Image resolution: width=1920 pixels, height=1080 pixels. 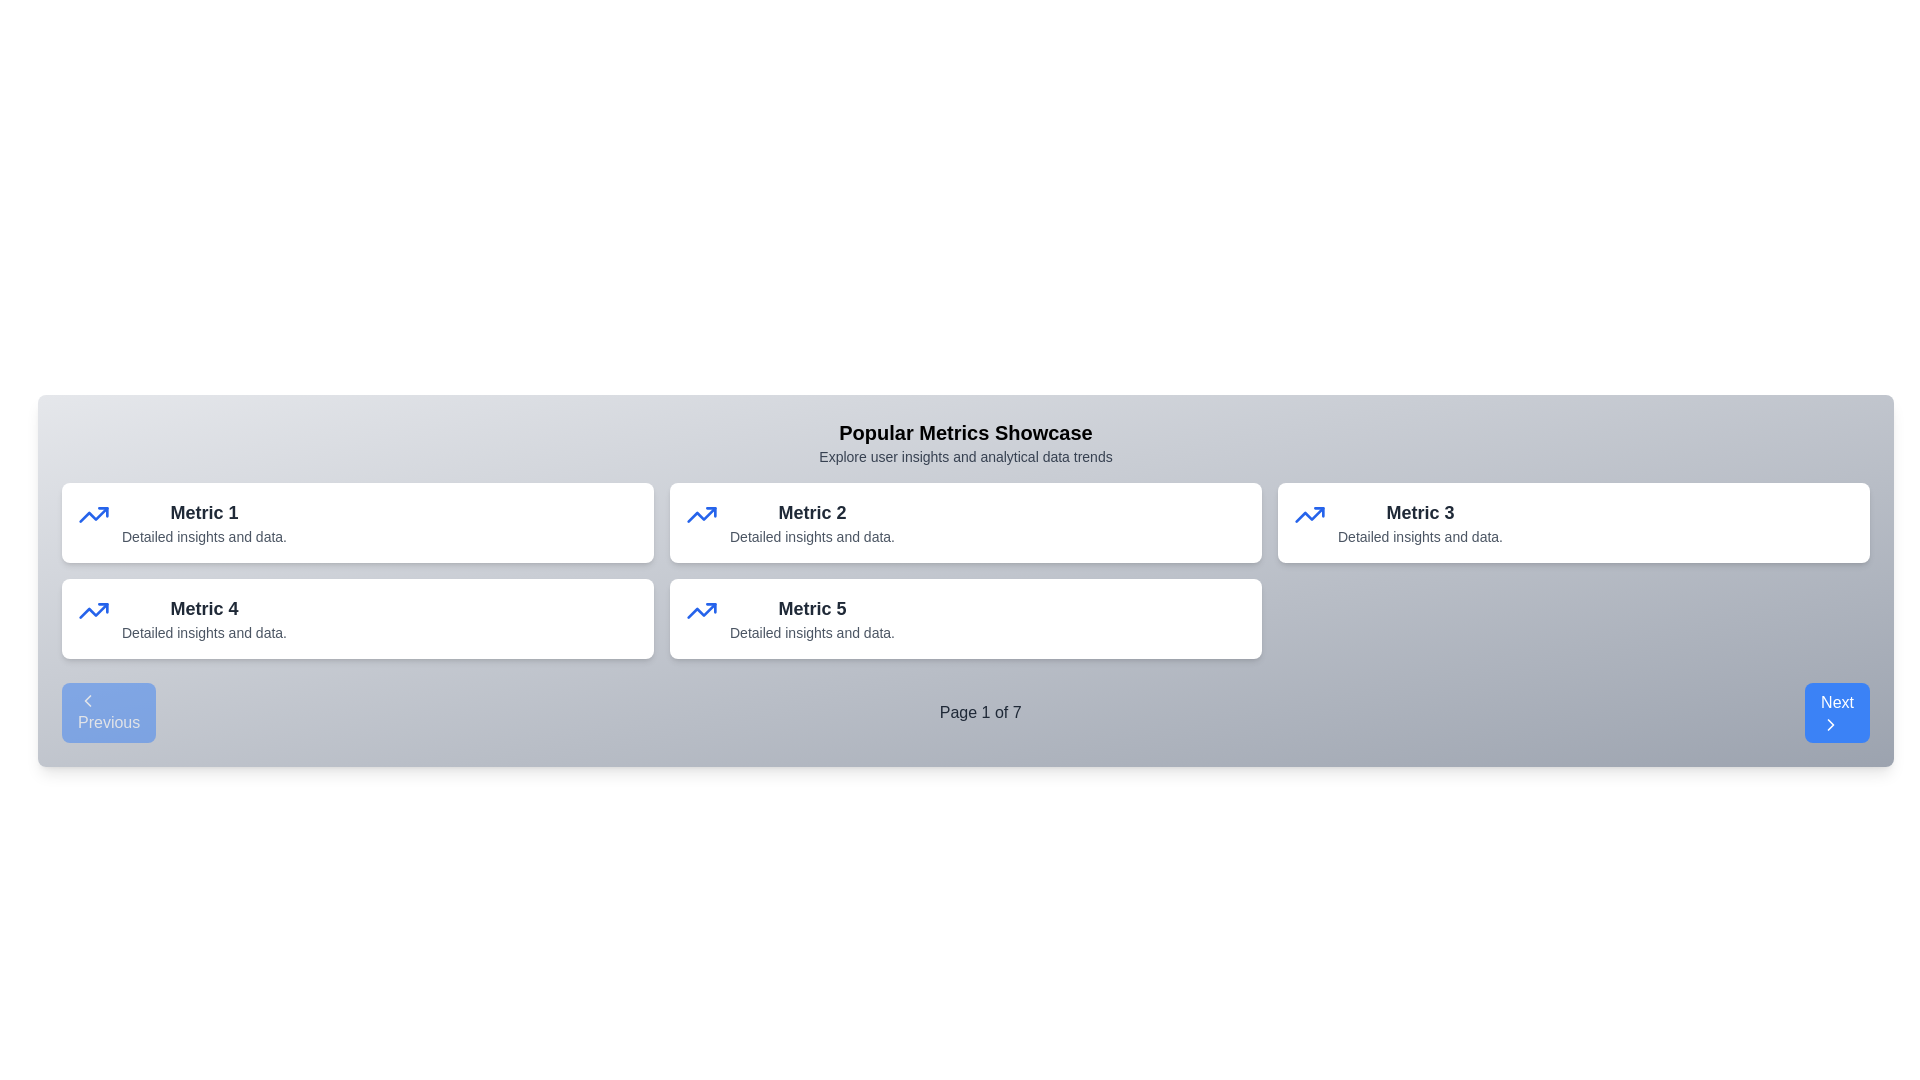 What do you see at coordinates (204, 512) in the screenshot?
I see `the text in the Text Label that serves as a title for the metric, located in the first column of the first row within the grid layout, above the text 'Detailed insights and data'` at bounding box center [204, 512].